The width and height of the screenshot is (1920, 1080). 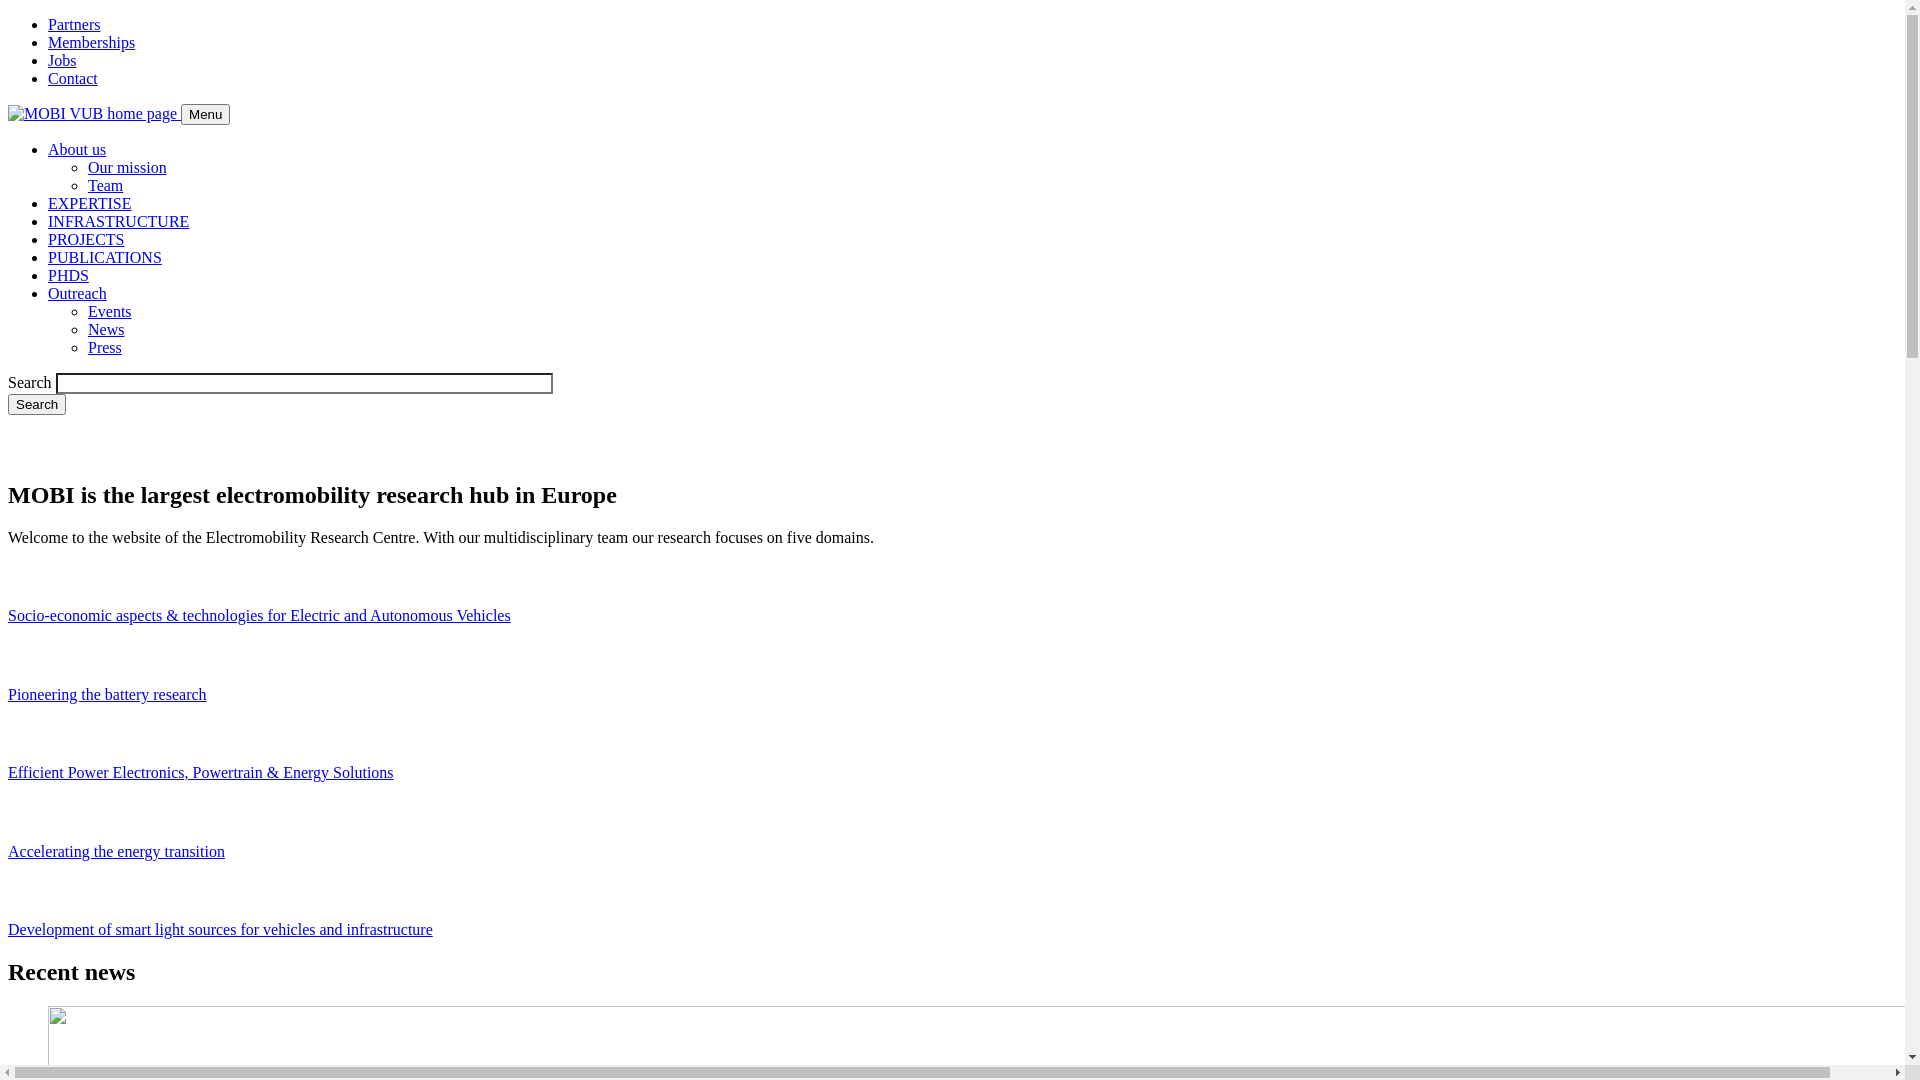 What do you see at coordinates (85, 238) in the screenshot?
I see `'PROJECTS'` at bounding box center [85, 238].